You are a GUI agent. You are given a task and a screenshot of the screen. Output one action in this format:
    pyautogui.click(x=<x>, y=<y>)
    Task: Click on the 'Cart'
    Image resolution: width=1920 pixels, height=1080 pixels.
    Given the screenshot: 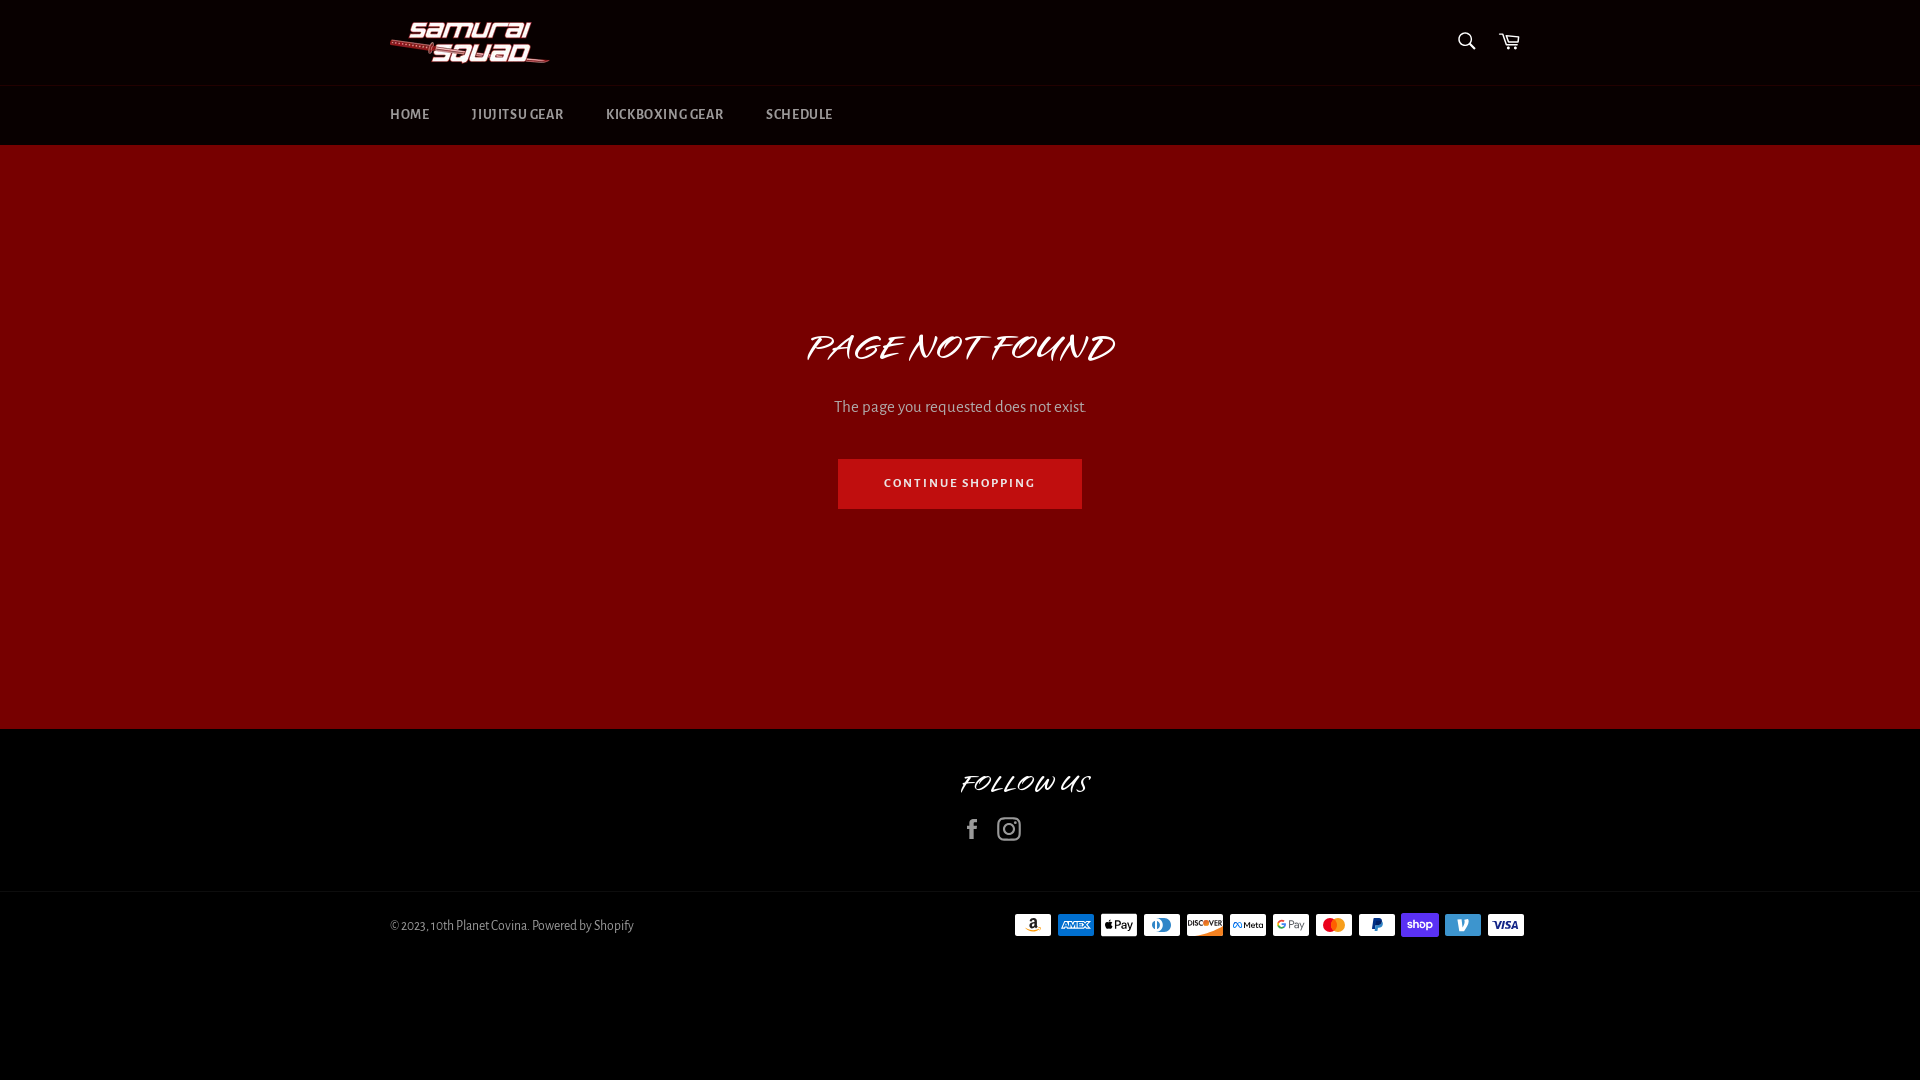 What is the action you would take?
    pyautogui.click(x=1508, y=42)
    